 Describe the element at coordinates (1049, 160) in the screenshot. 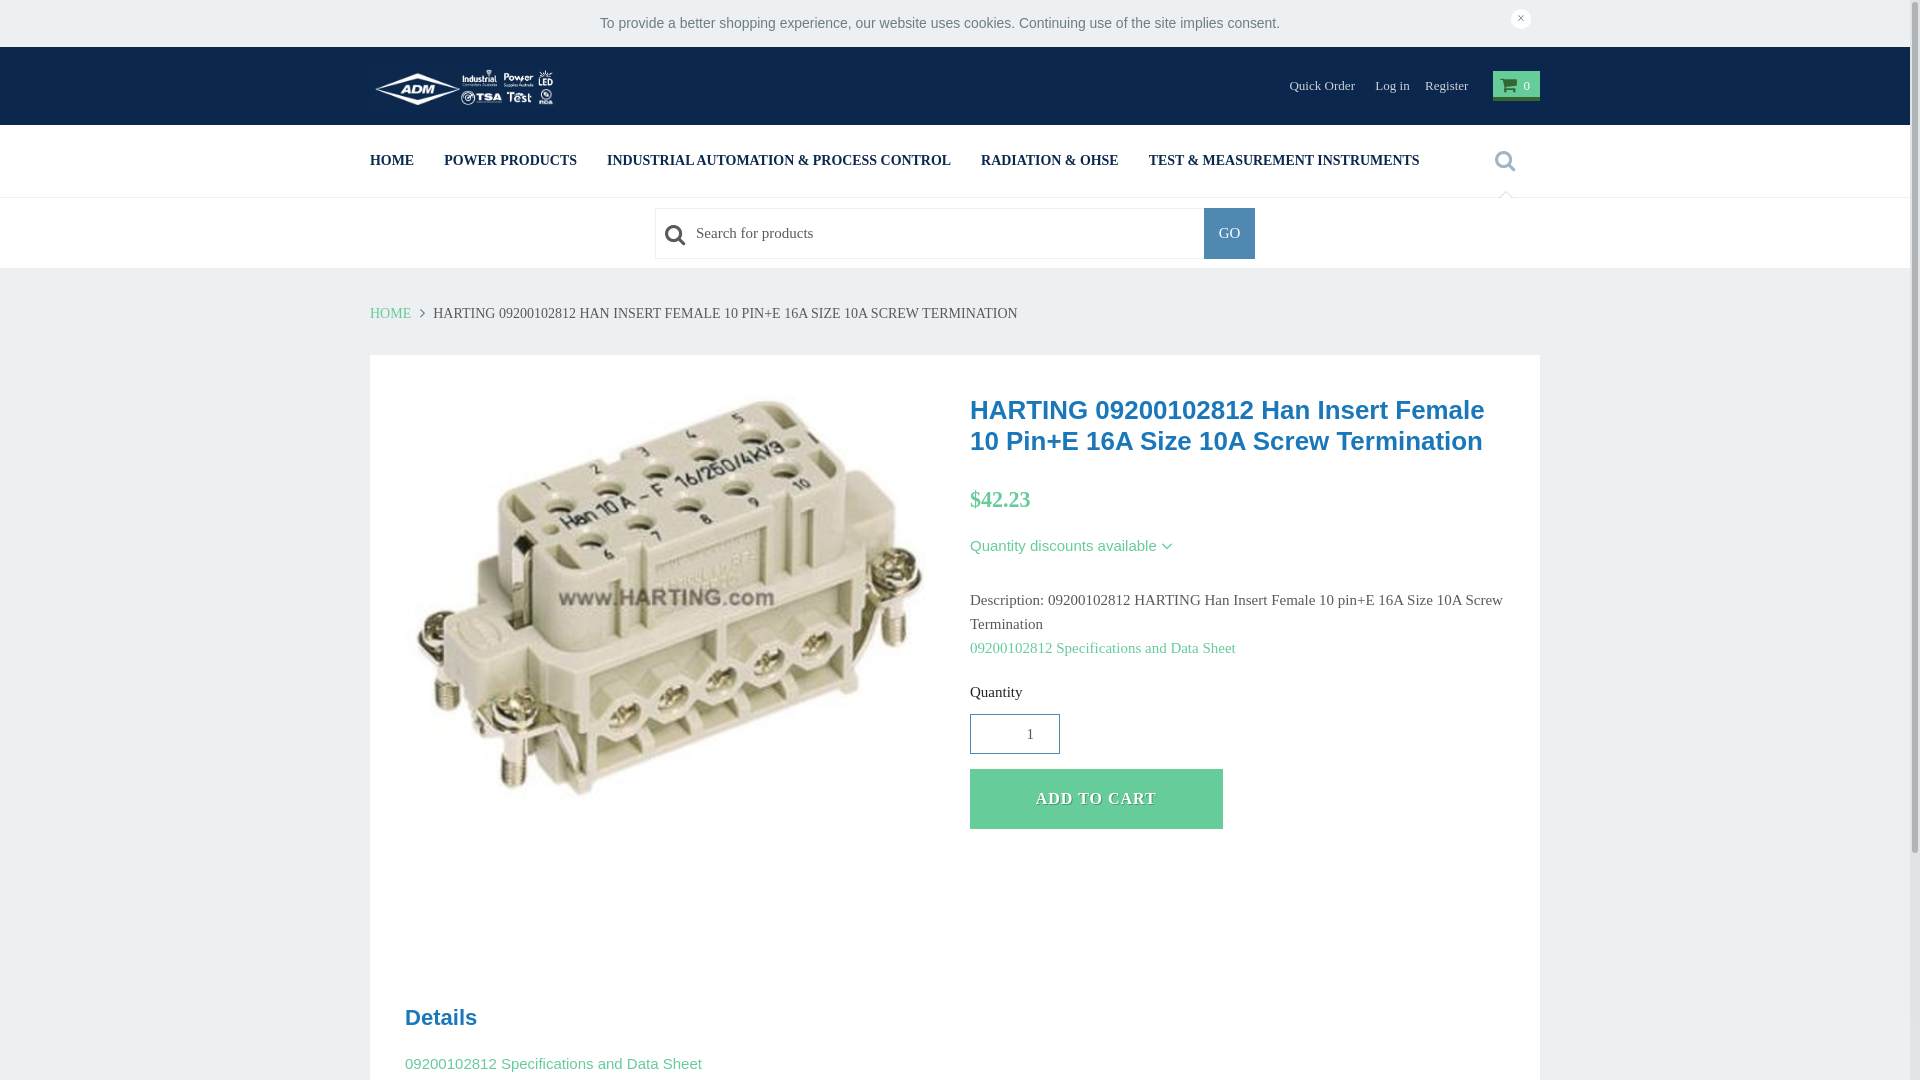

I see `'RADIATION & OHSE'` at that location.